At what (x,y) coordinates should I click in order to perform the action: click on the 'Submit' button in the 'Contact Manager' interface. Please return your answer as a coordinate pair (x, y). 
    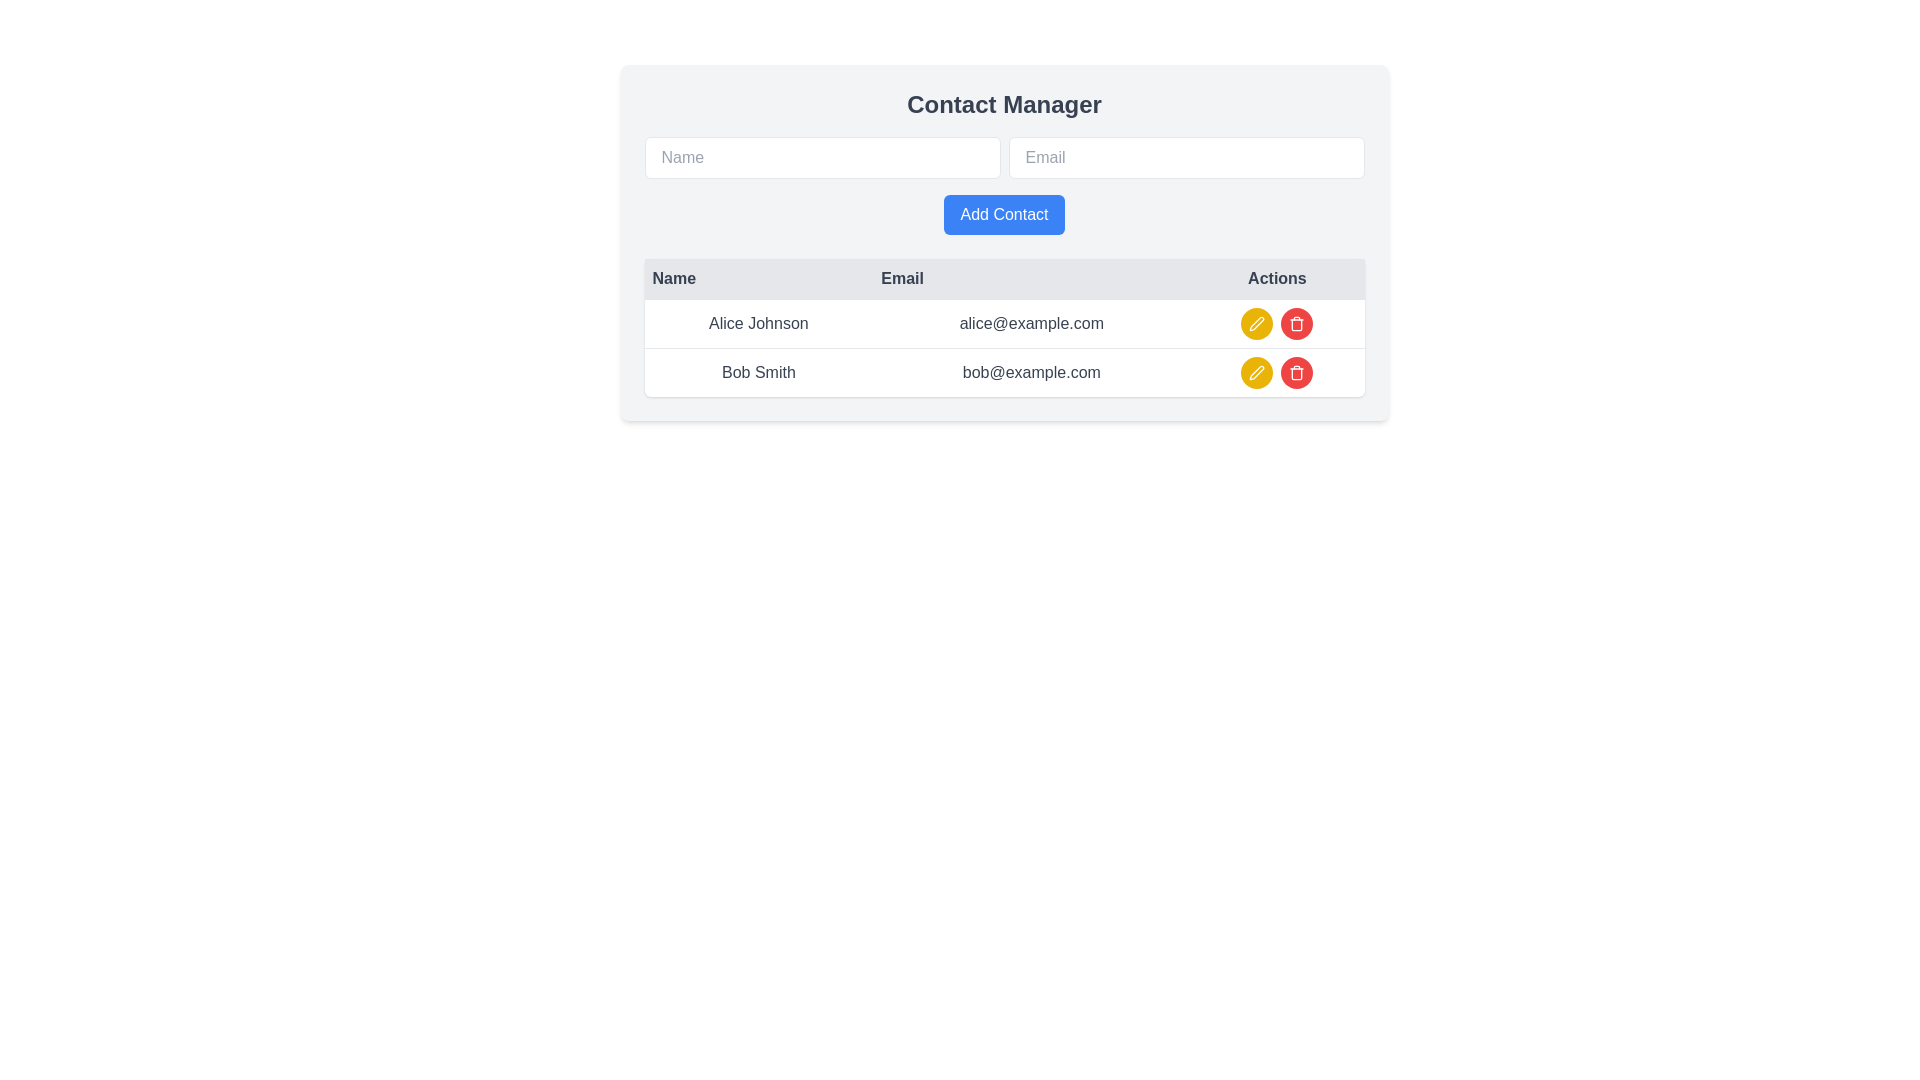
    Looking at the image, I should click on (1004, 185).